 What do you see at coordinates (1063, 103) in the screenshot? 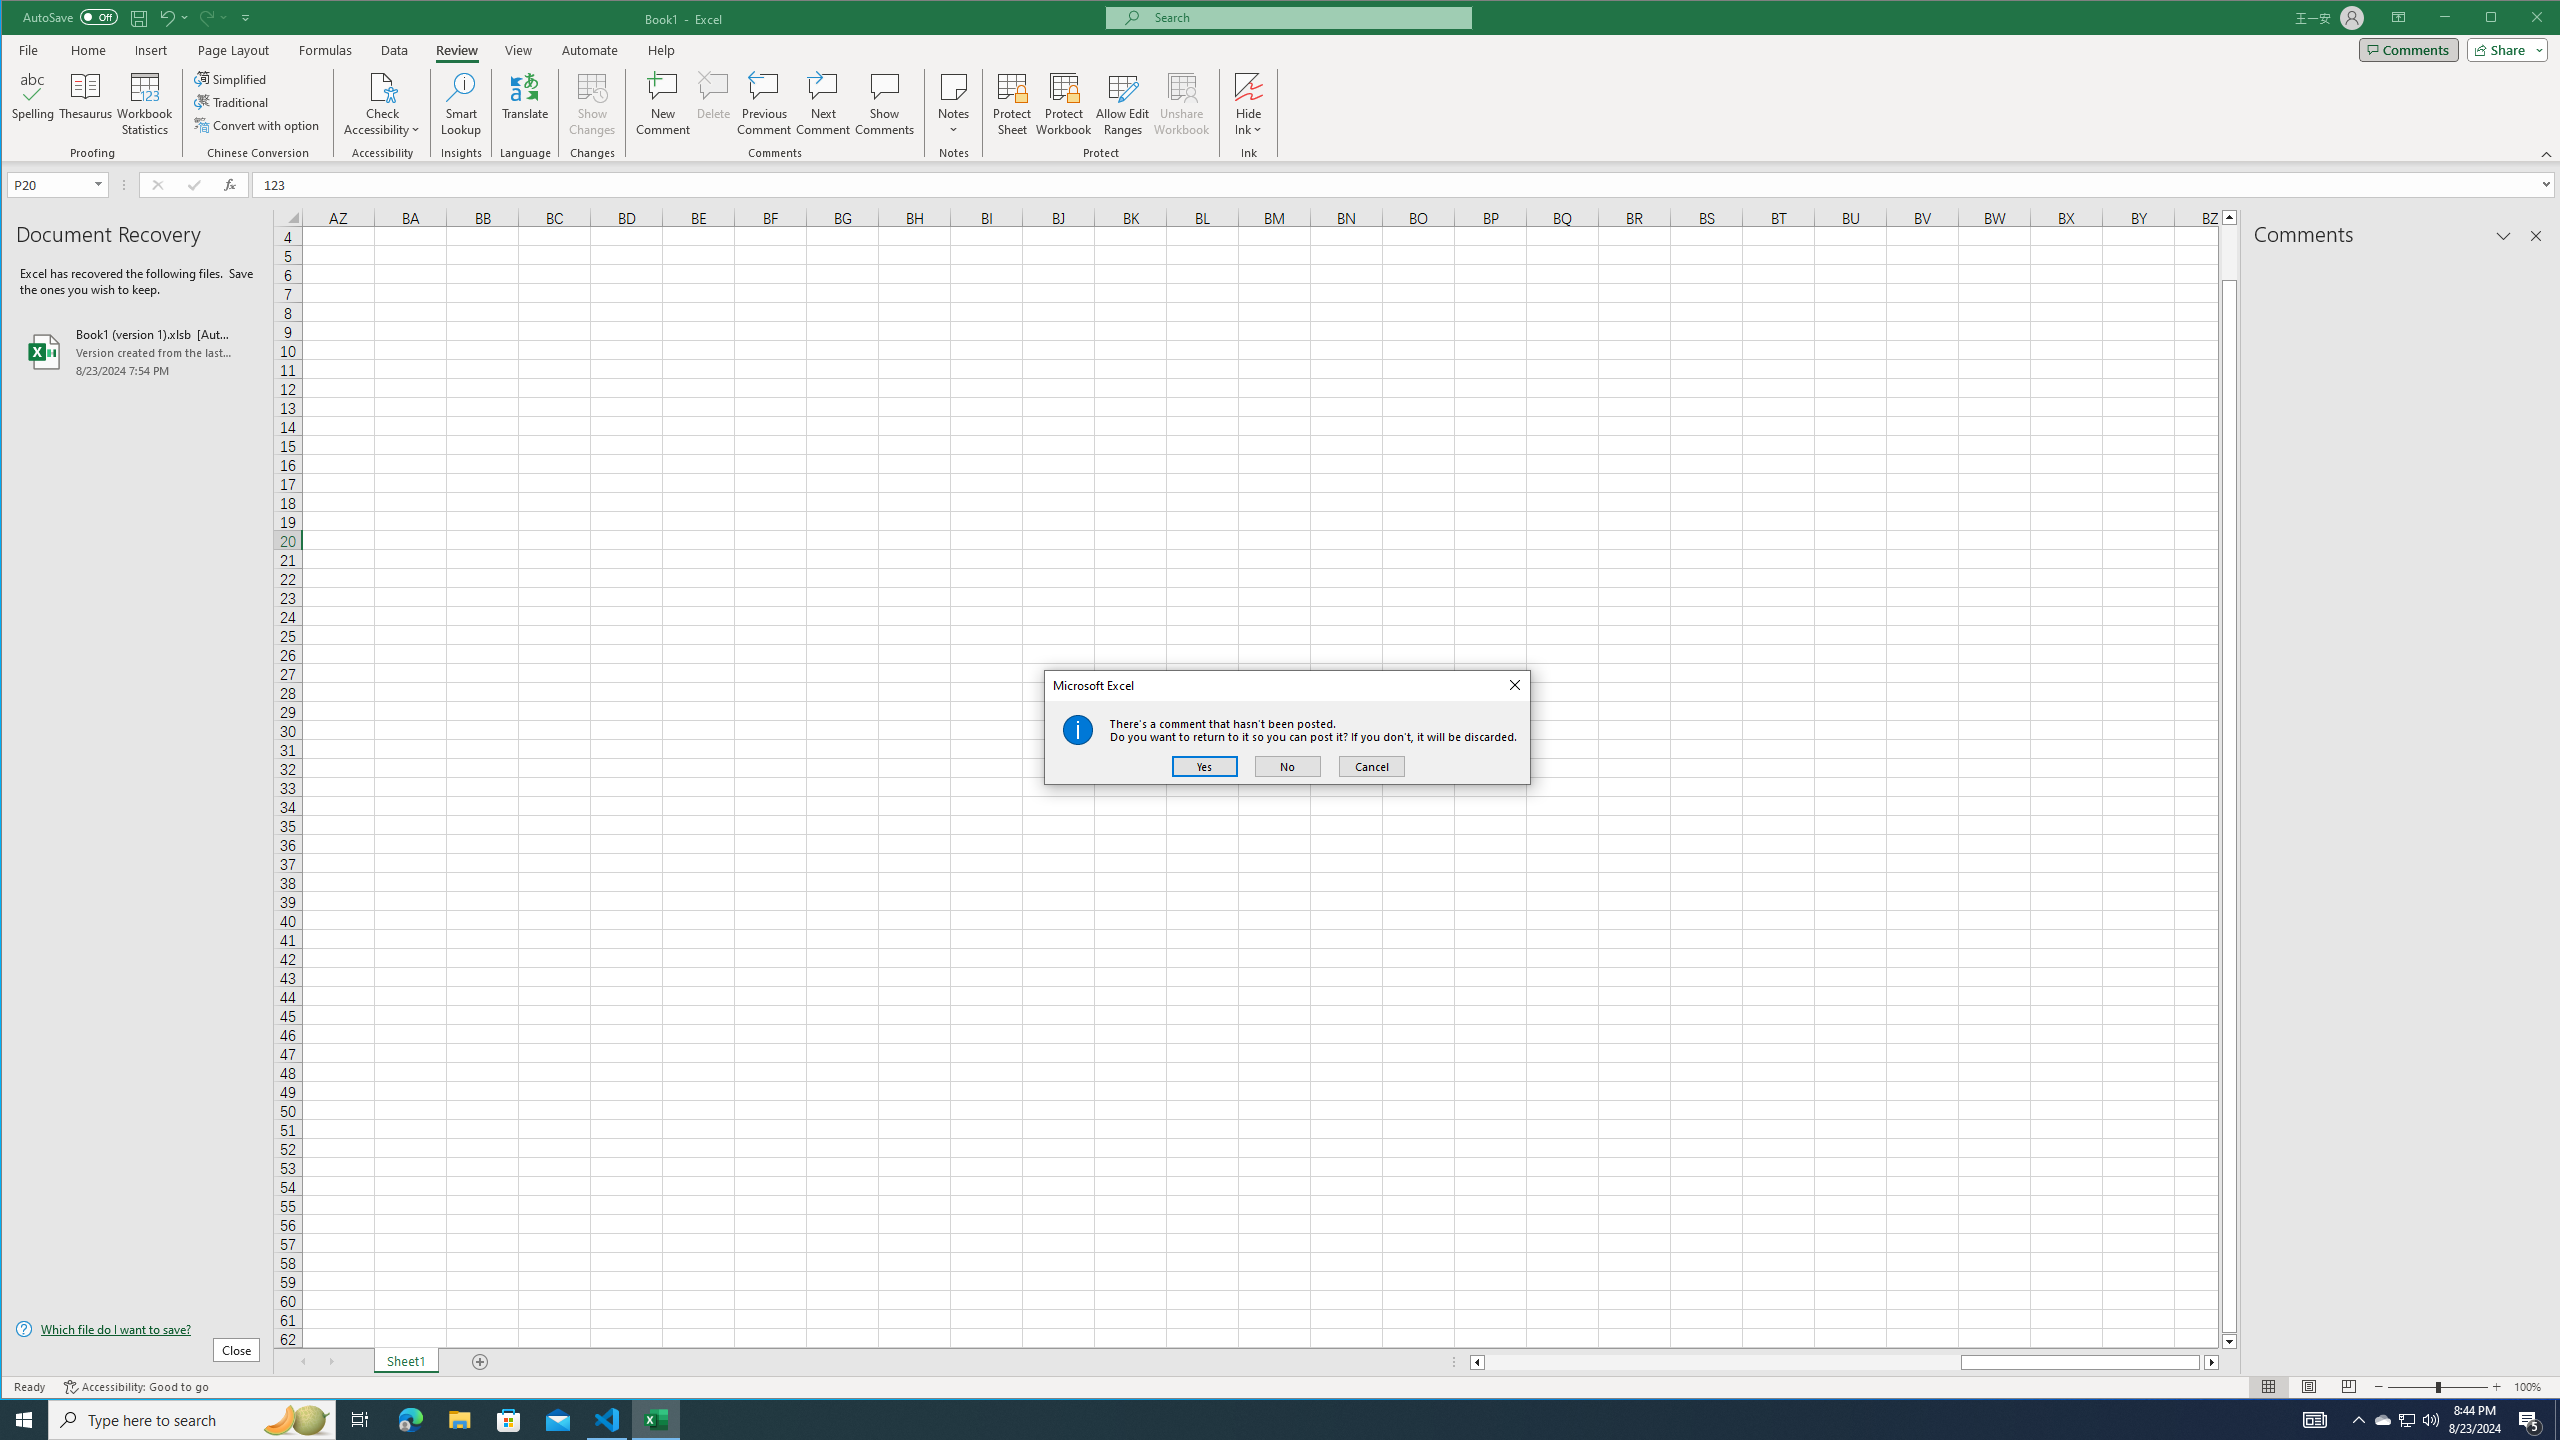
I see `'Protect Workbook...'` at bounding box center [1063, 103].